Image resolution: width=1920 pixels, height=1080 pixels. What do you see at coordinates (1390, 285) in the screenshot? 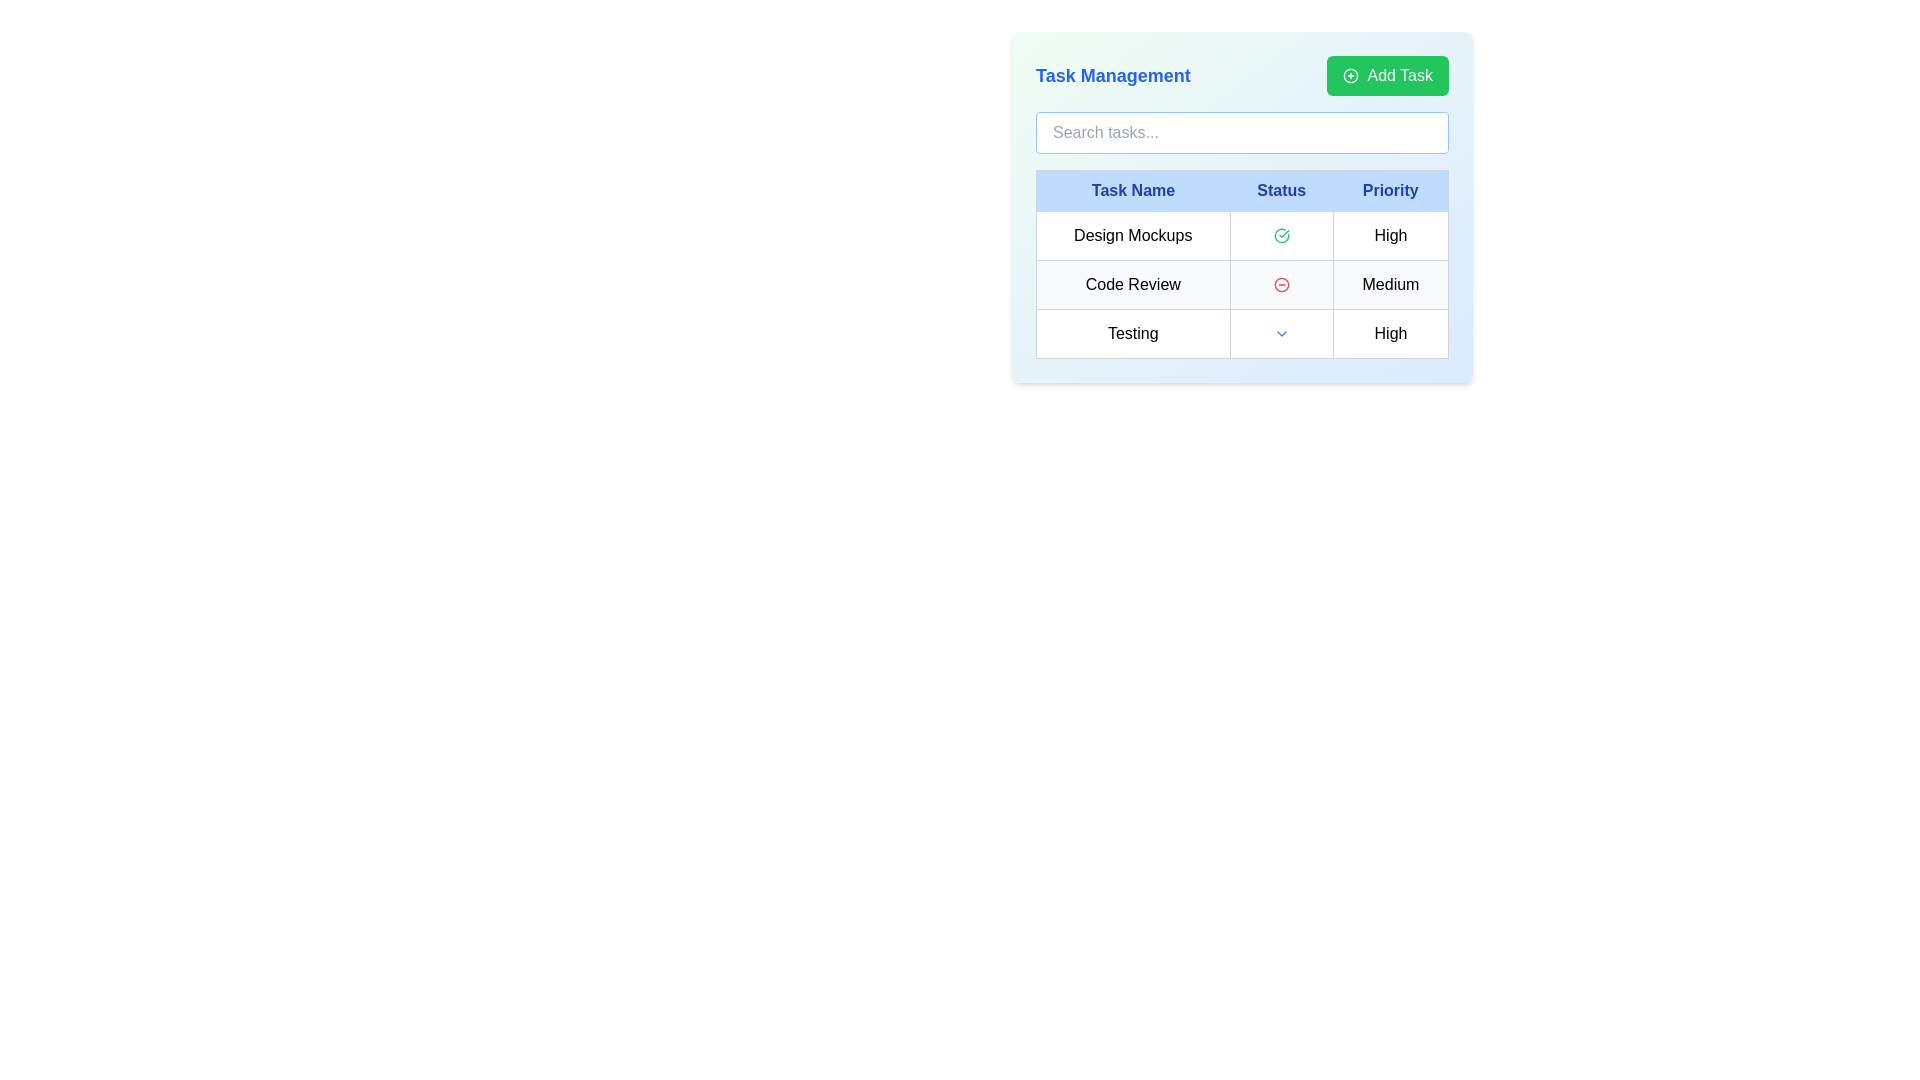
I see `the table cell indicating the priority level for the task labeled 'Code Review', located in the third column of the second row under the 'Task Name' header` at bounding box center [1390, 285].